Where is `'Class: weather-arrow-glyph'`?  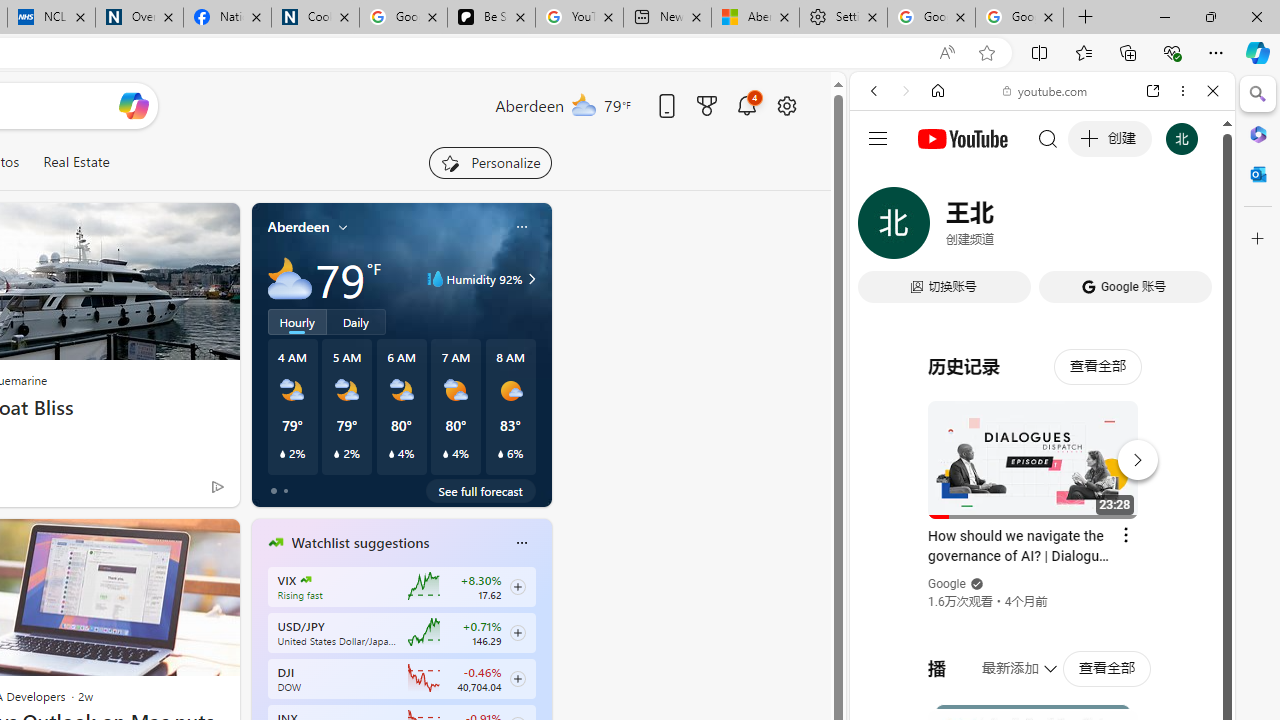 'Class: weather-arrow-glyph' is located at coordinates (531, 279).